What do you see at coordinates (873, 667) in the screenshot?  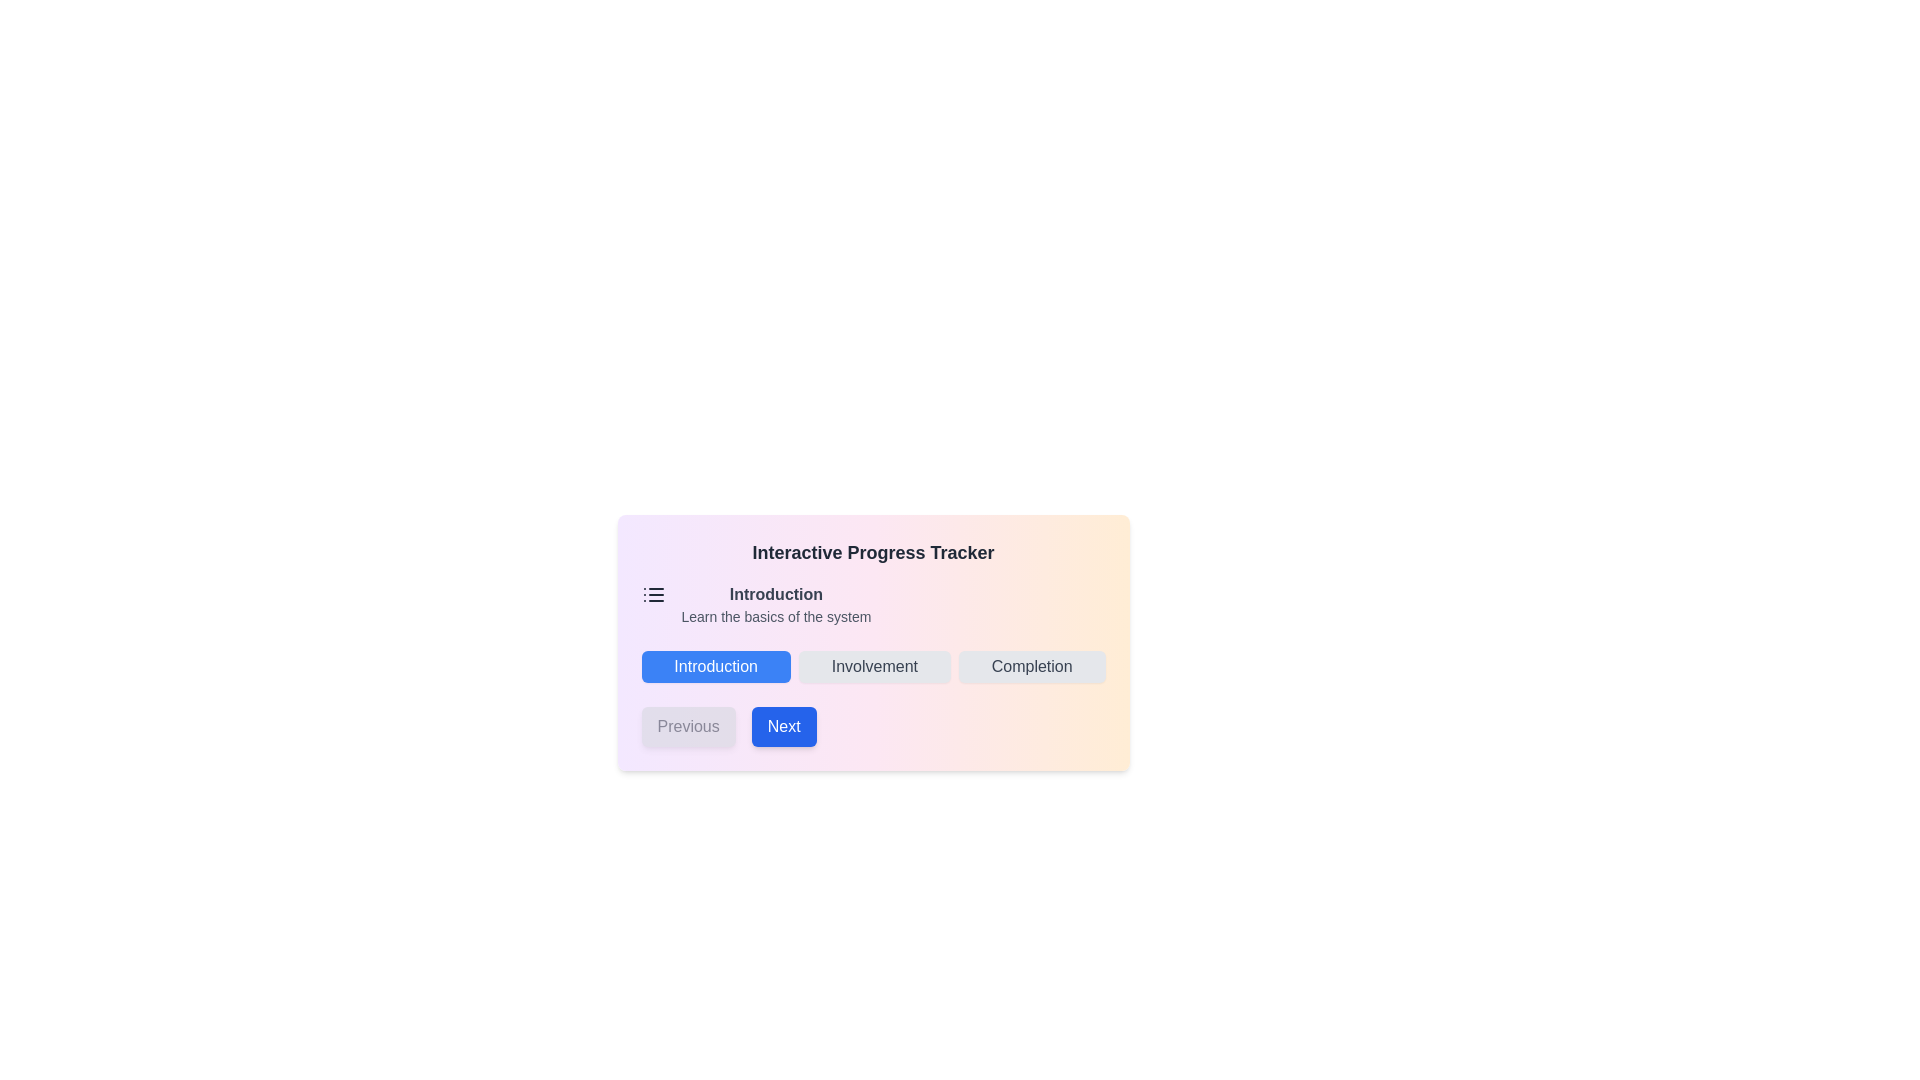 I see `the 'Involvement' section of the navigation progress bar` at bounding box center [873, 667].